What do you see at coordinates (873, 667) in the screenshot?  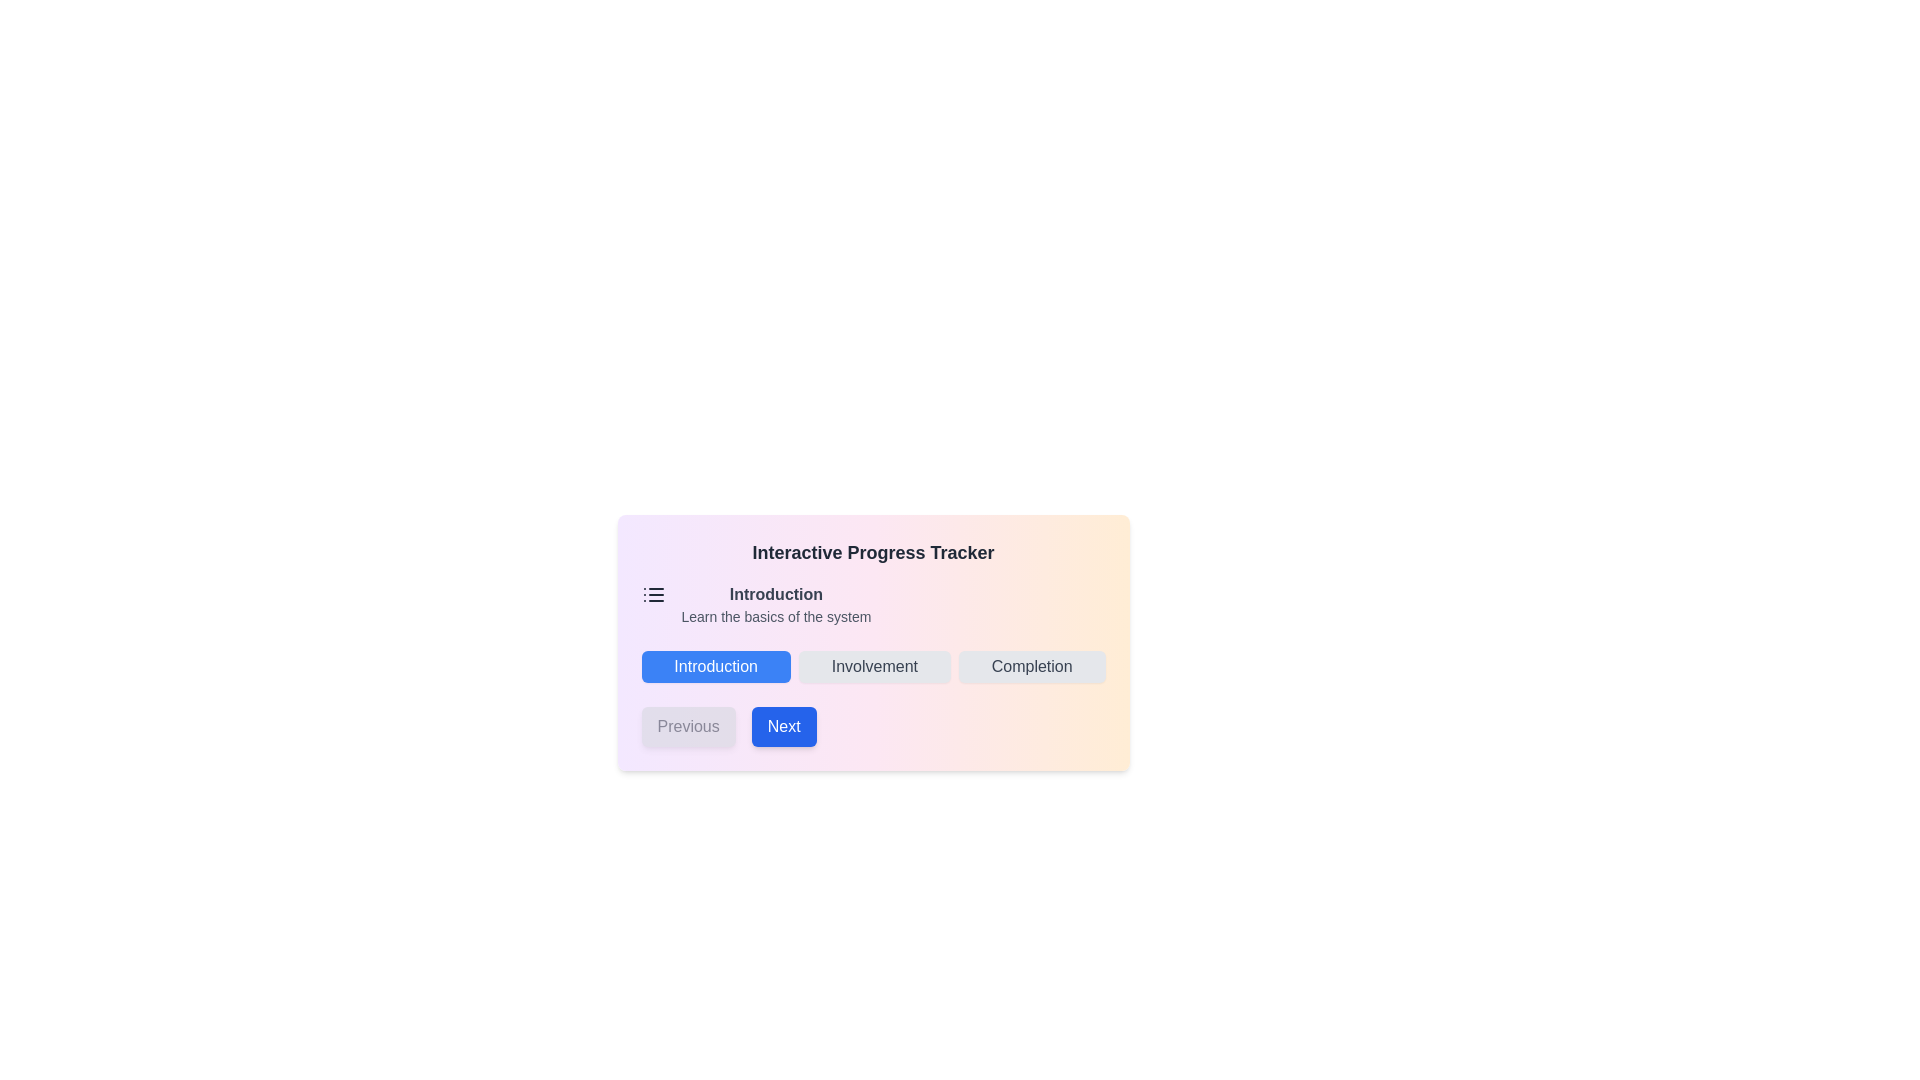 I see `the 'Involvement' section of the navigation progress bar` at bounding box center [873, 667].